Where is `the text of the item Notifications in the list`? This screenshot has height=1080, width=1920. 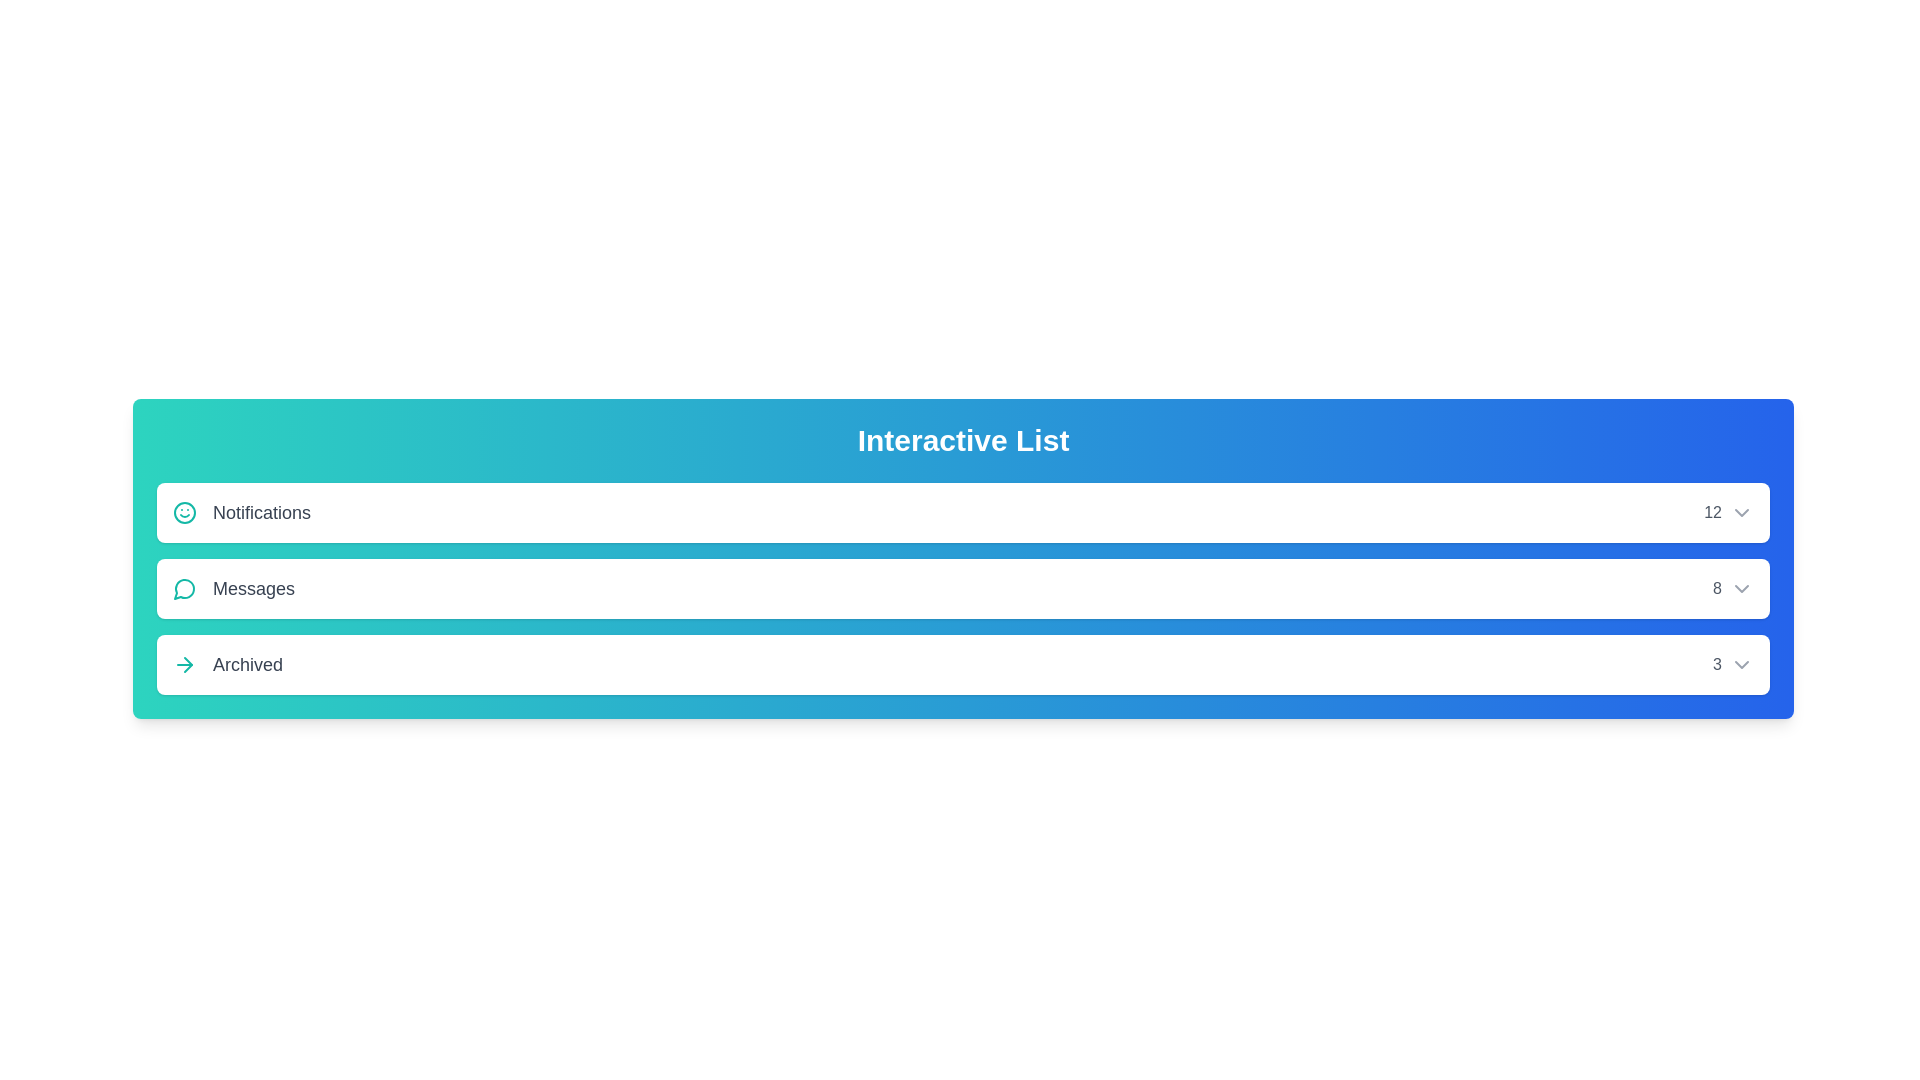
the text of the item Notifications in the list is located at coordinates (240, 512).